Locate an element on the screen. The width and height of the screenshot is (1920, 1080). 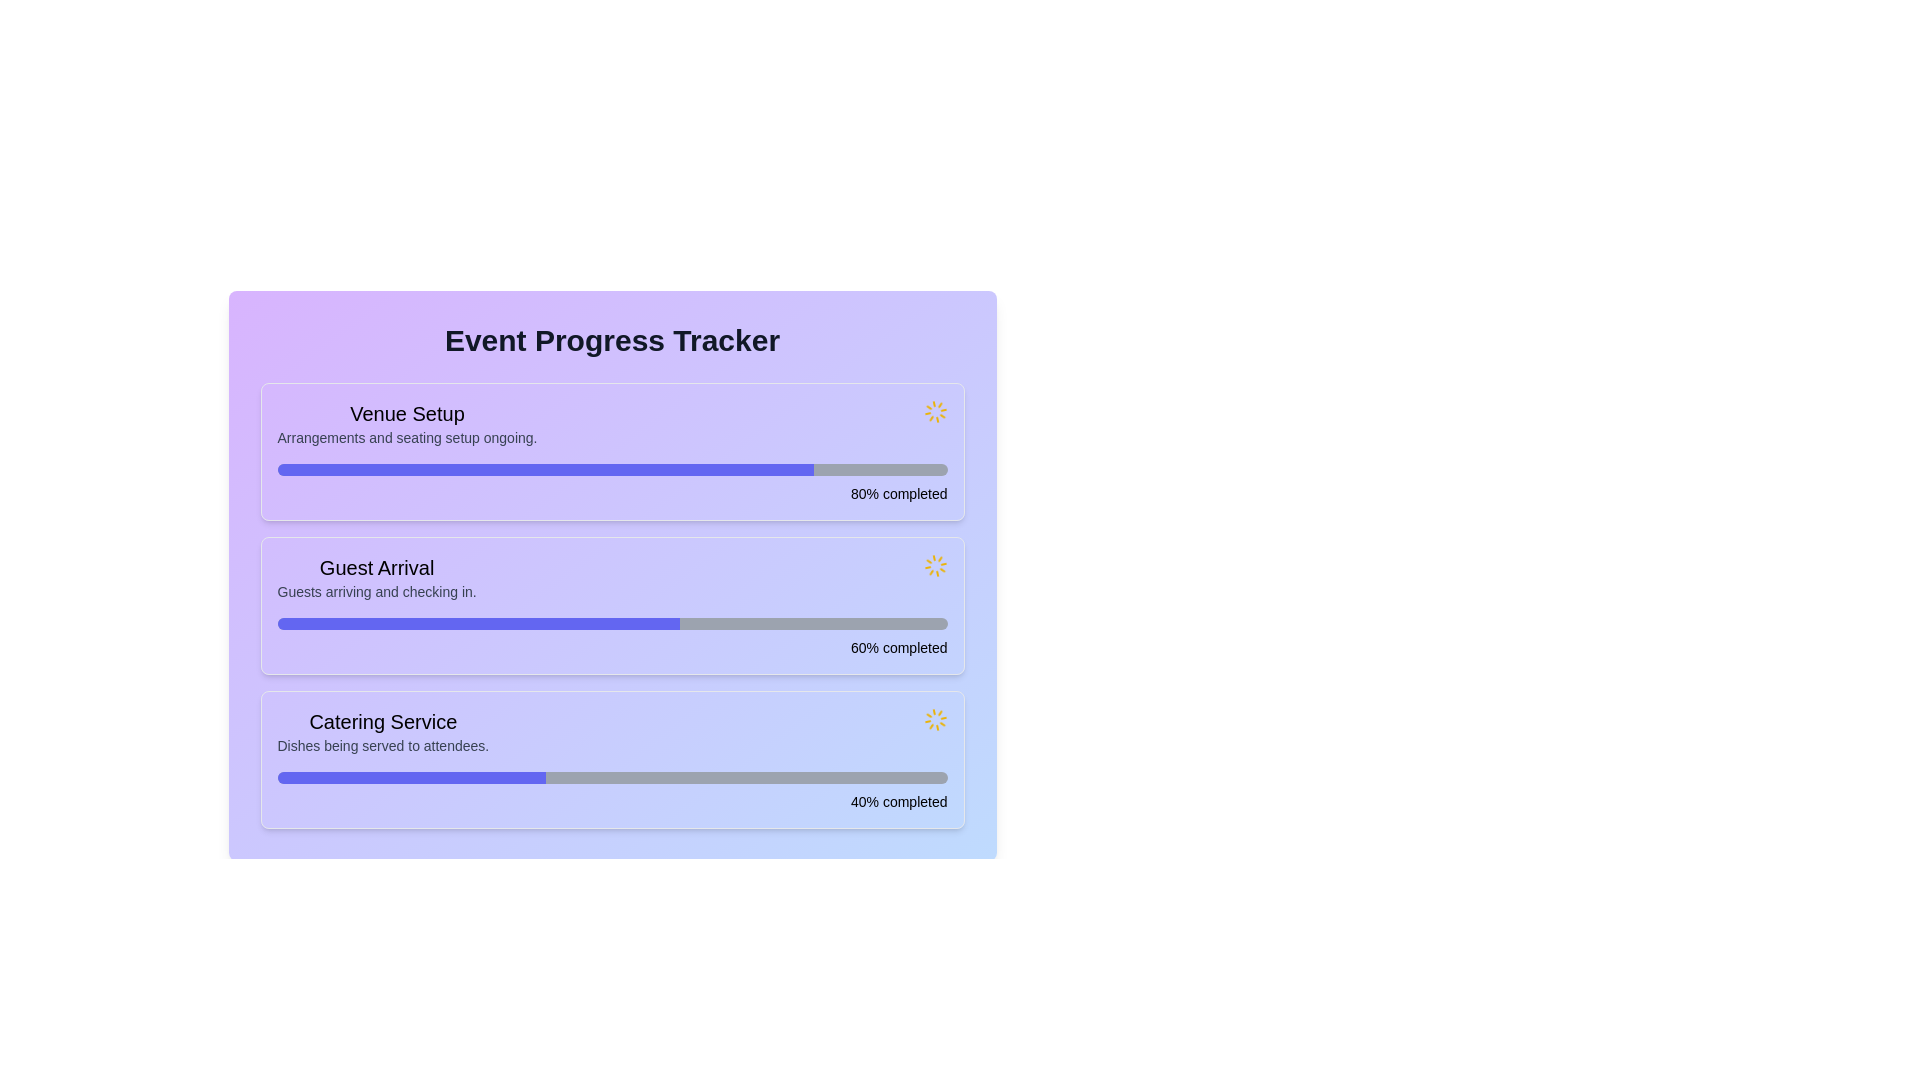
the title header for the 'Catering Service' progress section, which is positioned in the bottom-most section of the progress tracker interface is located at coordinates (383, 721).